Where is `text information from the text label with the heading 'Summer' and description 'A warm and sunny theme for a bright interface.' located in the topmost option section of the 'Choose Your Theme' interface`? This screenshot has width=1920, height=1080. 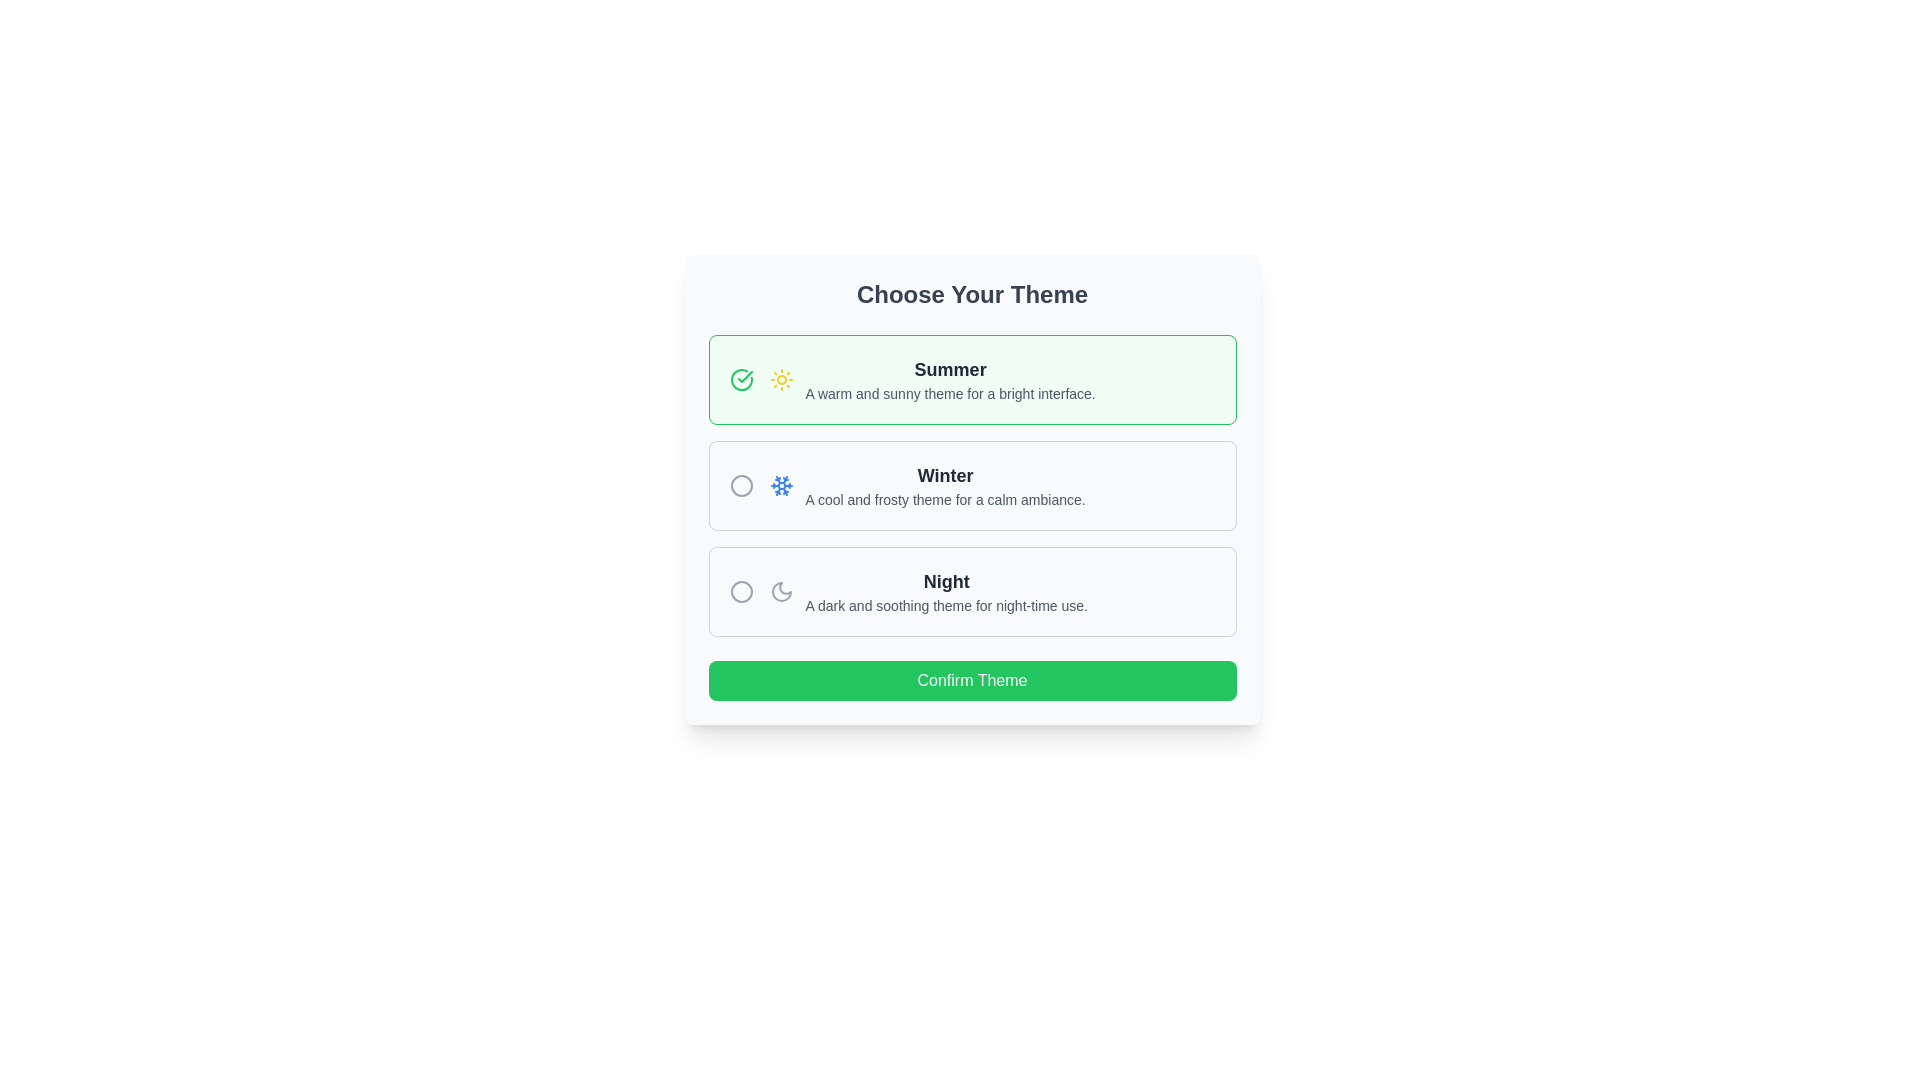 text information from the text label with the heading 'Summer' and description 'A warm and sunny theme for a bright interface.' located in the topmost option section of the 'Choose Your Theme' interface is located at coordinates (949, 380).